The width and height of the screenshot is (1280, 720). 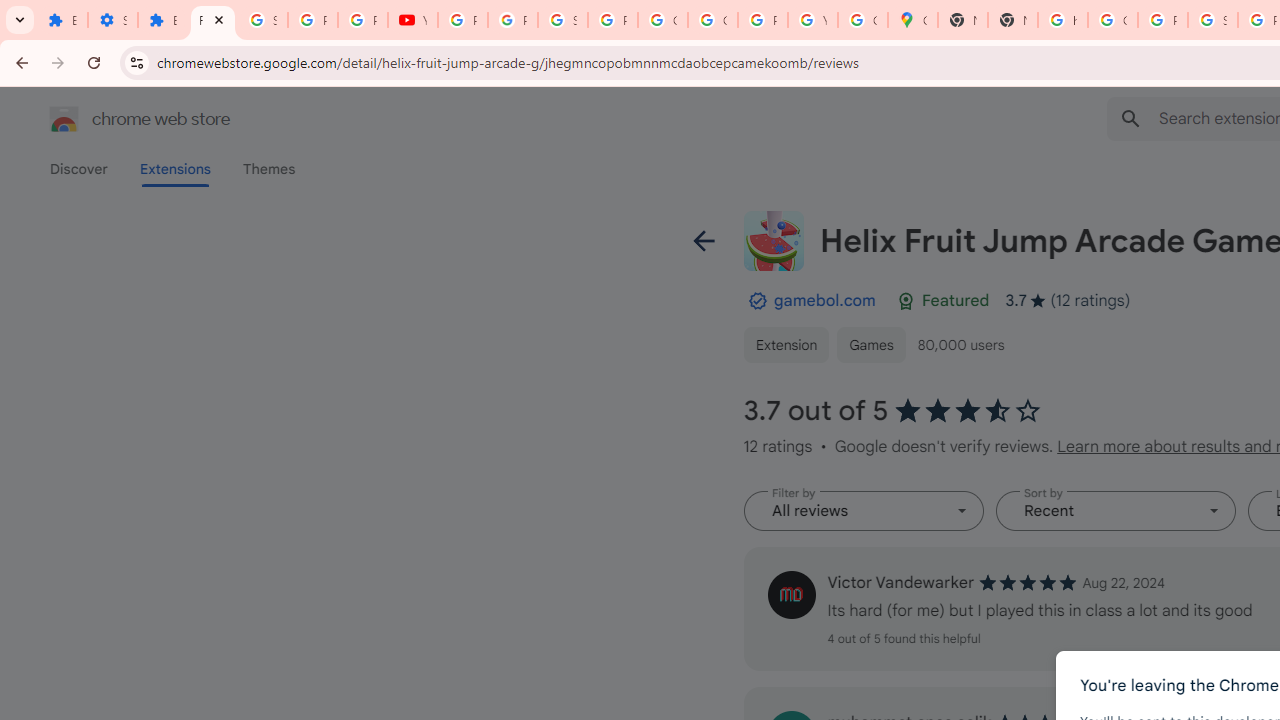 I want to click on 'Reviews: Helix Fruit Jump Arcade Game', so click(x=213, y=20).